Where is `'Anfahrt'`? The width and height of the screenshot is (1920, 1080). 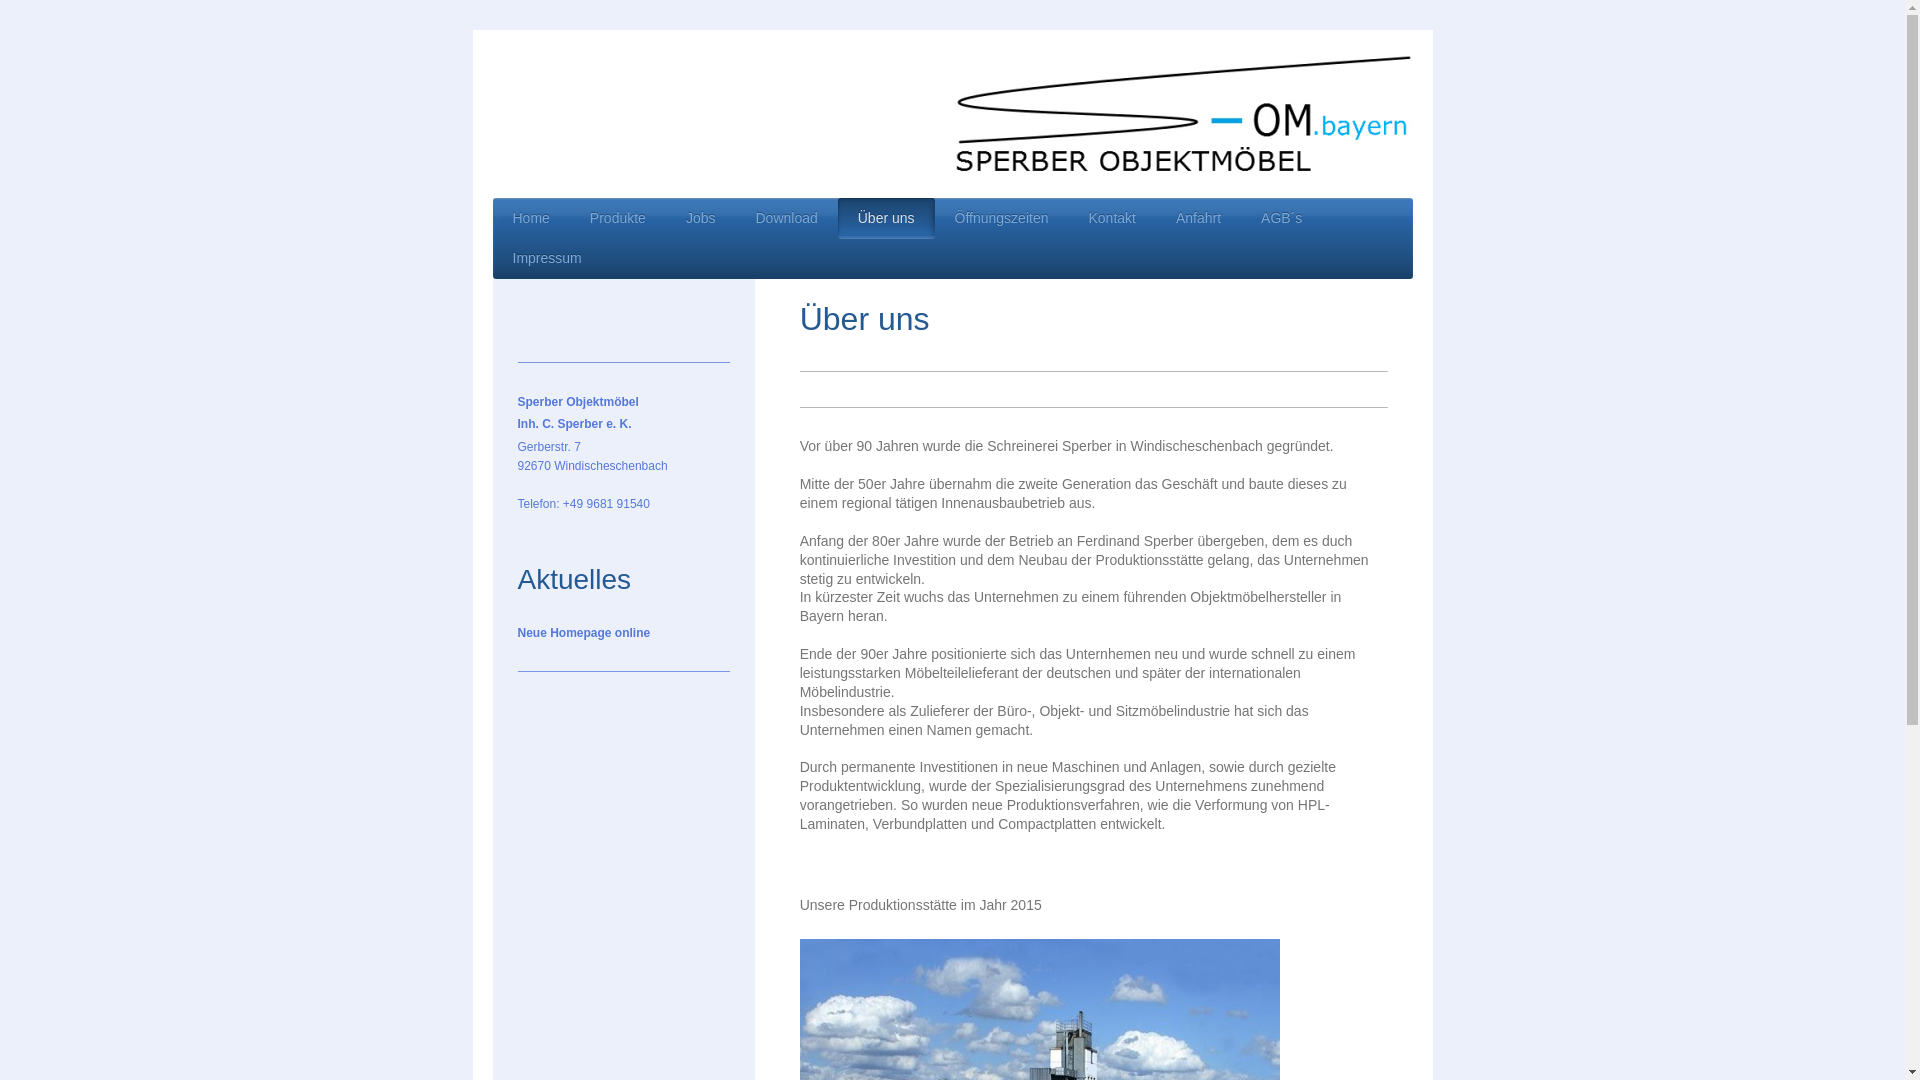
'Anfahrt' is located at coordinates (1198, 218).